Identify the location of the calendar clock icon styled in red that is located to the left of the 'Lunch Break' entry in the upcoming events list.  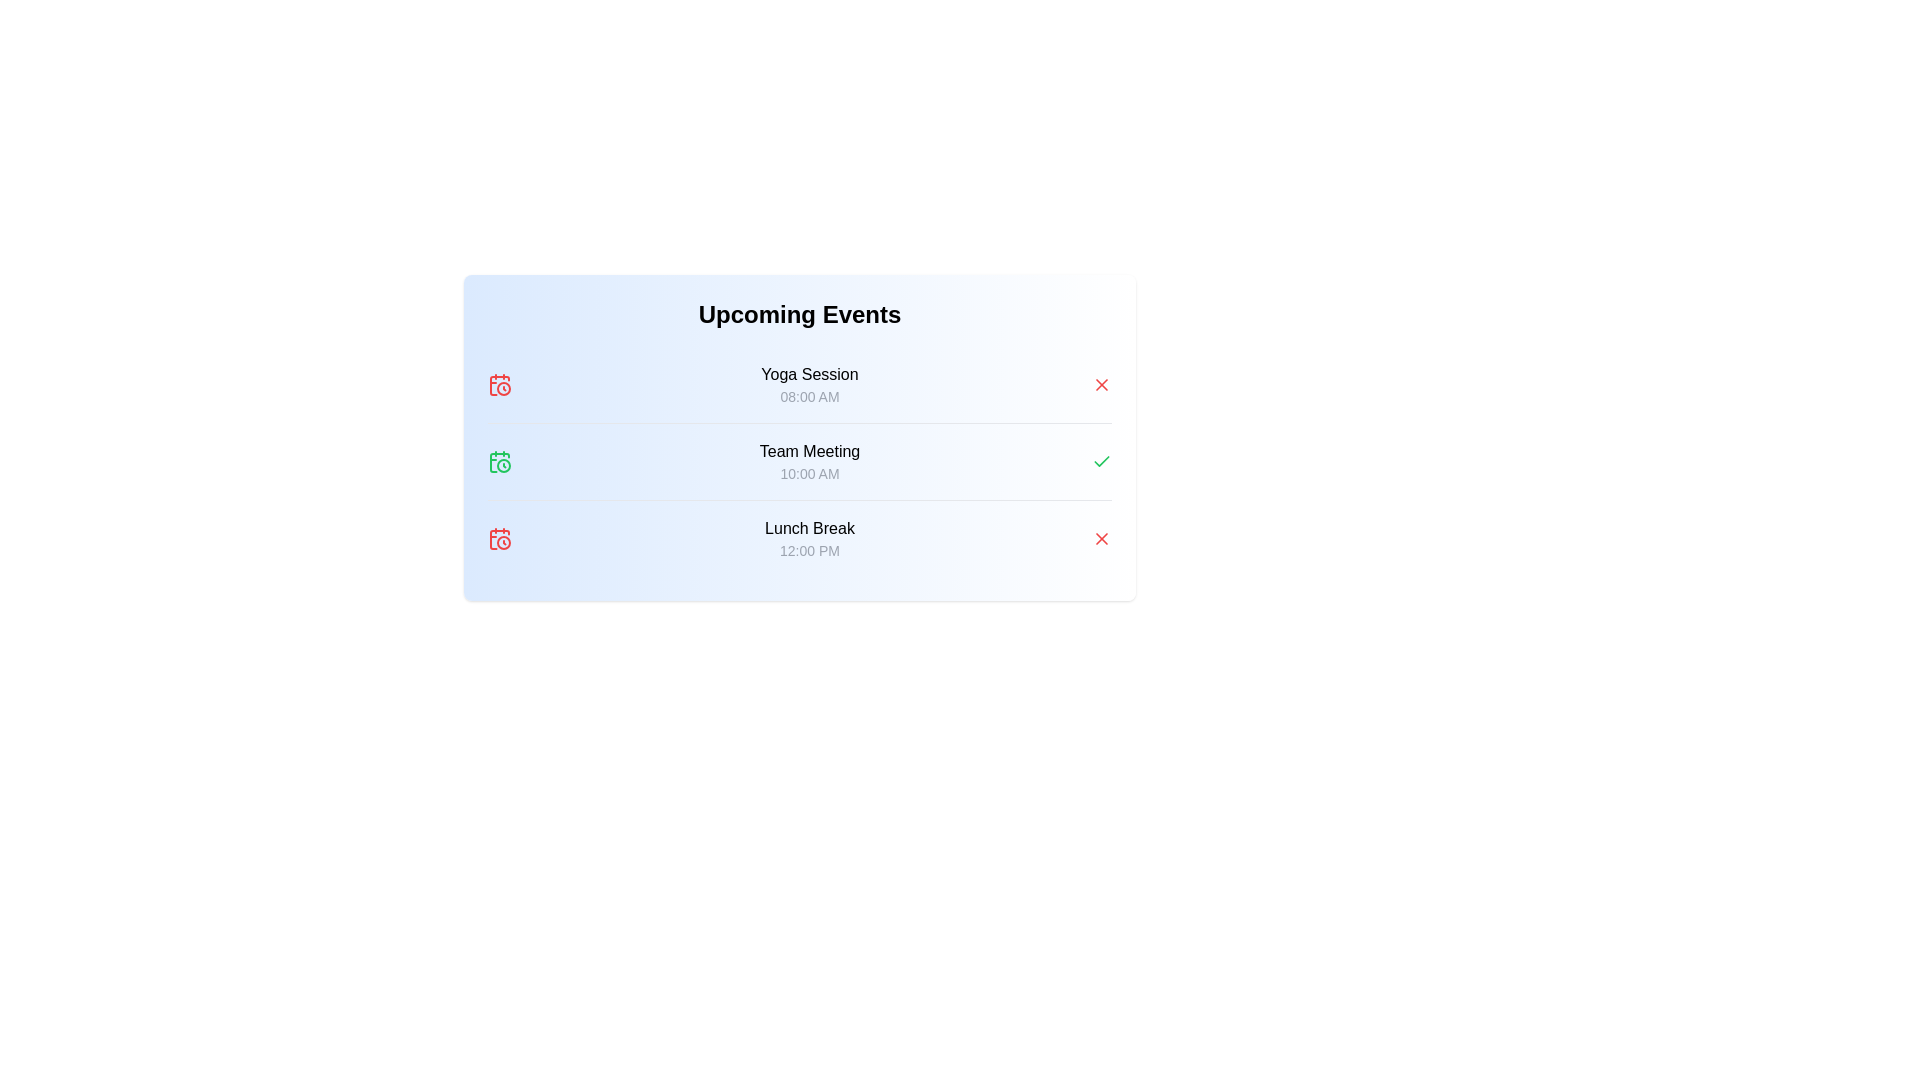
(499, 538).